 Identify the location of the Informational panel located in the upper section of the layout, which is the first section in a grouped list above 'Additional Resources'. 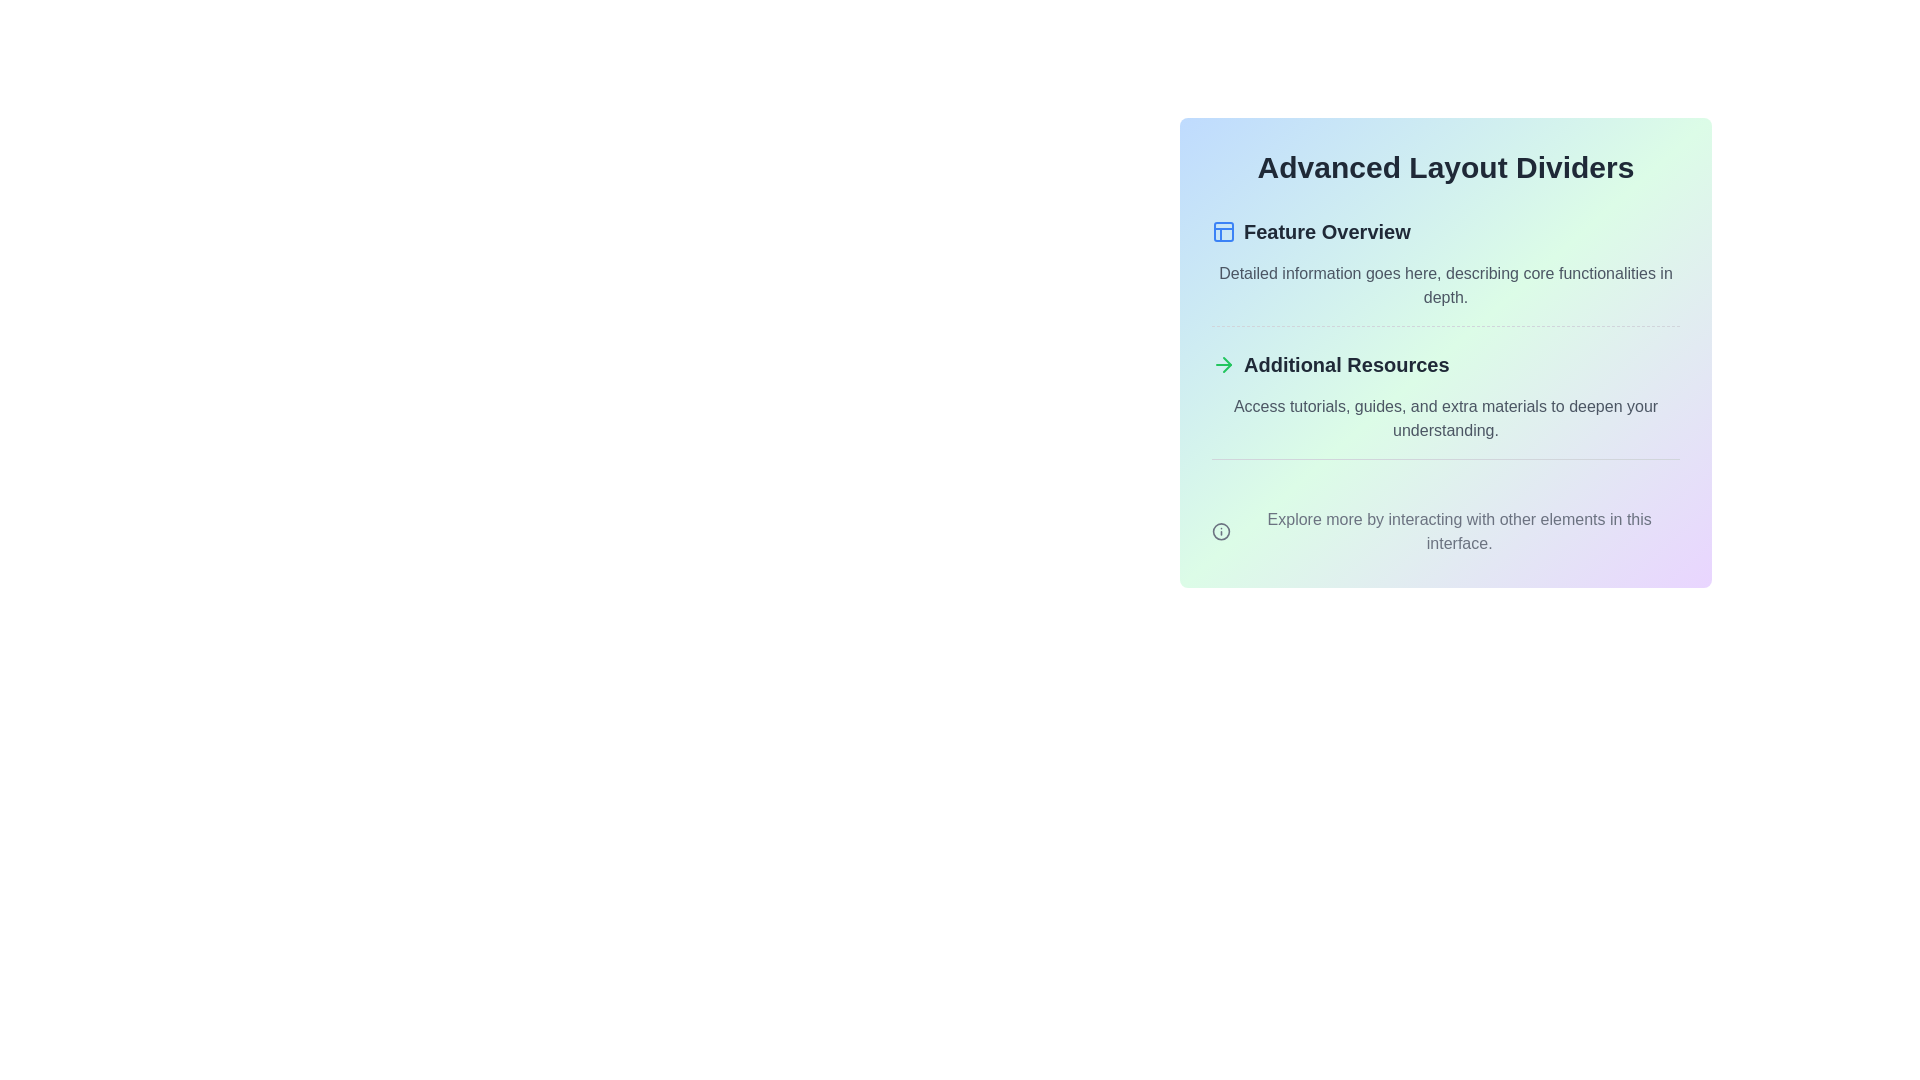
(1445, 272).